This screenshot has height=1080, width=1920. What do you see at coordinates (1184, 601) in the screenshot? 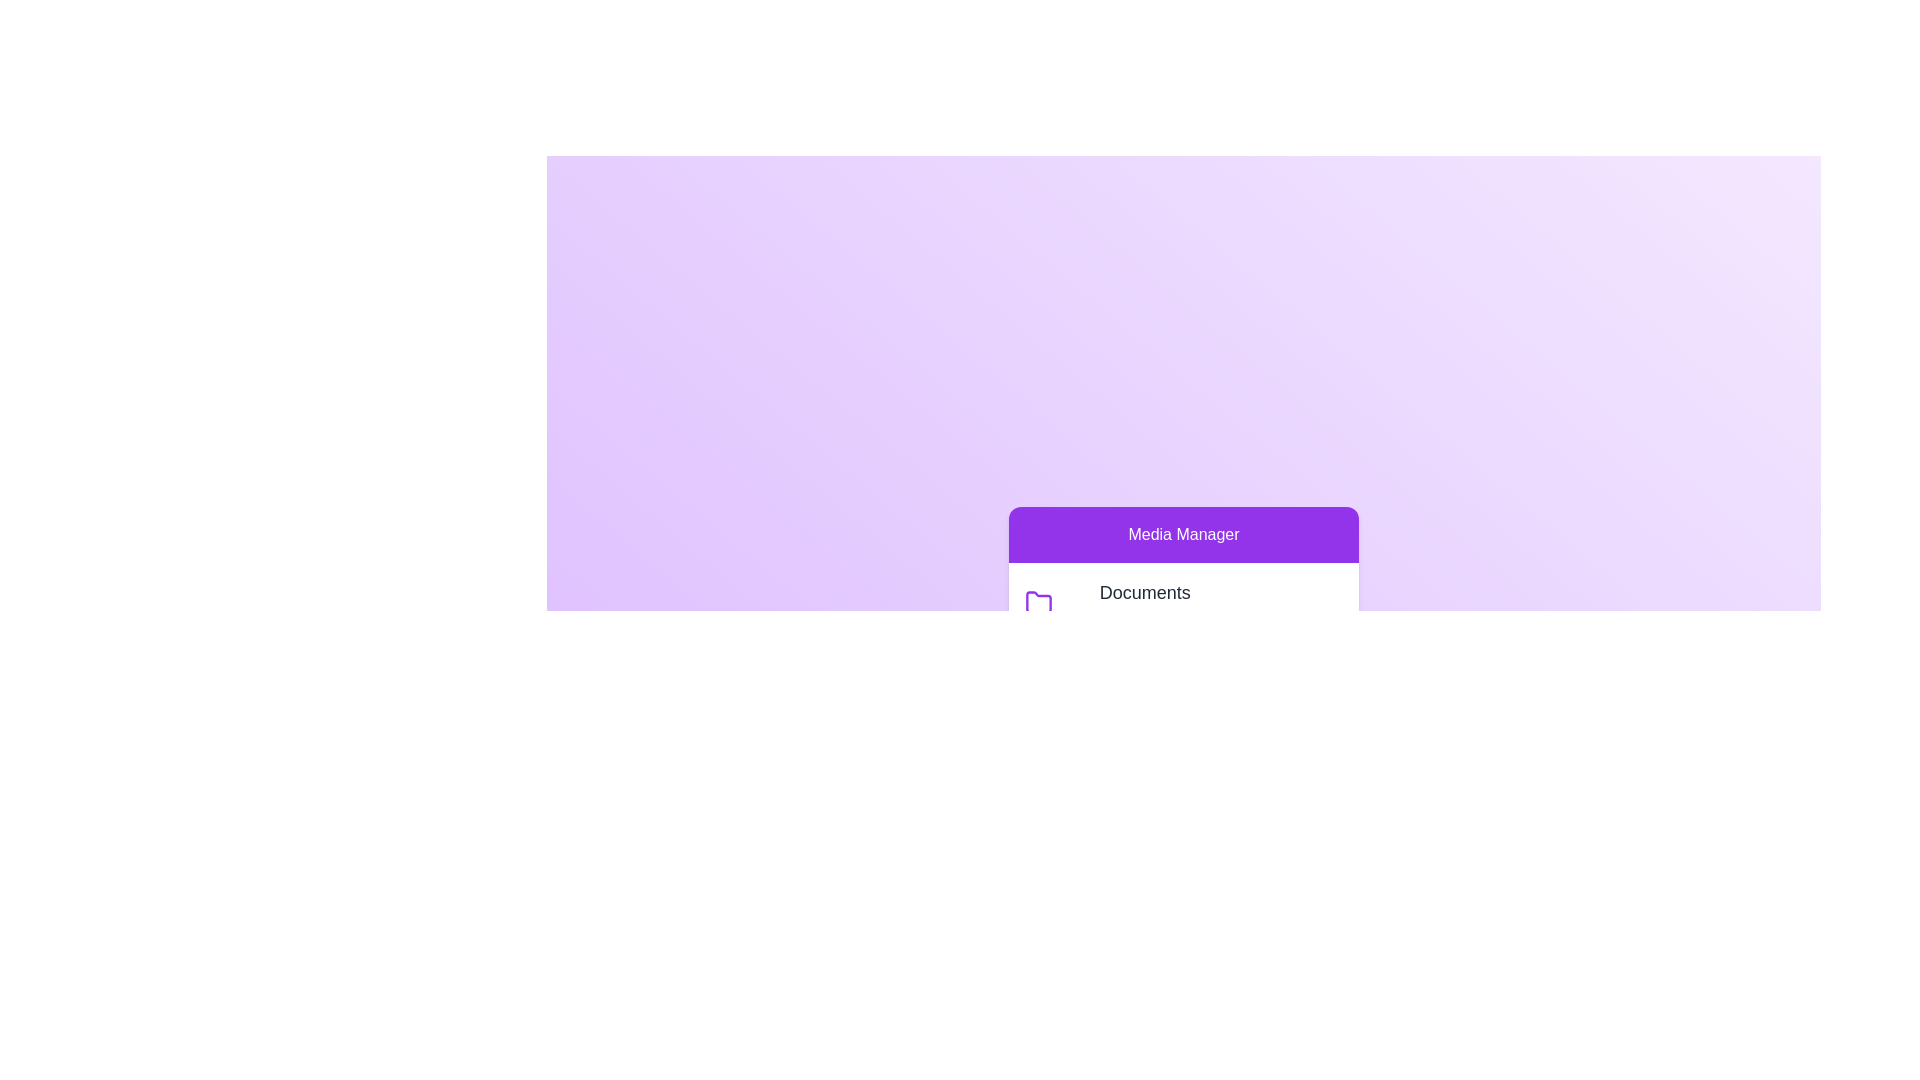
I see `the category Documents to observe its hover effect` at bounding box center [1184, 601].